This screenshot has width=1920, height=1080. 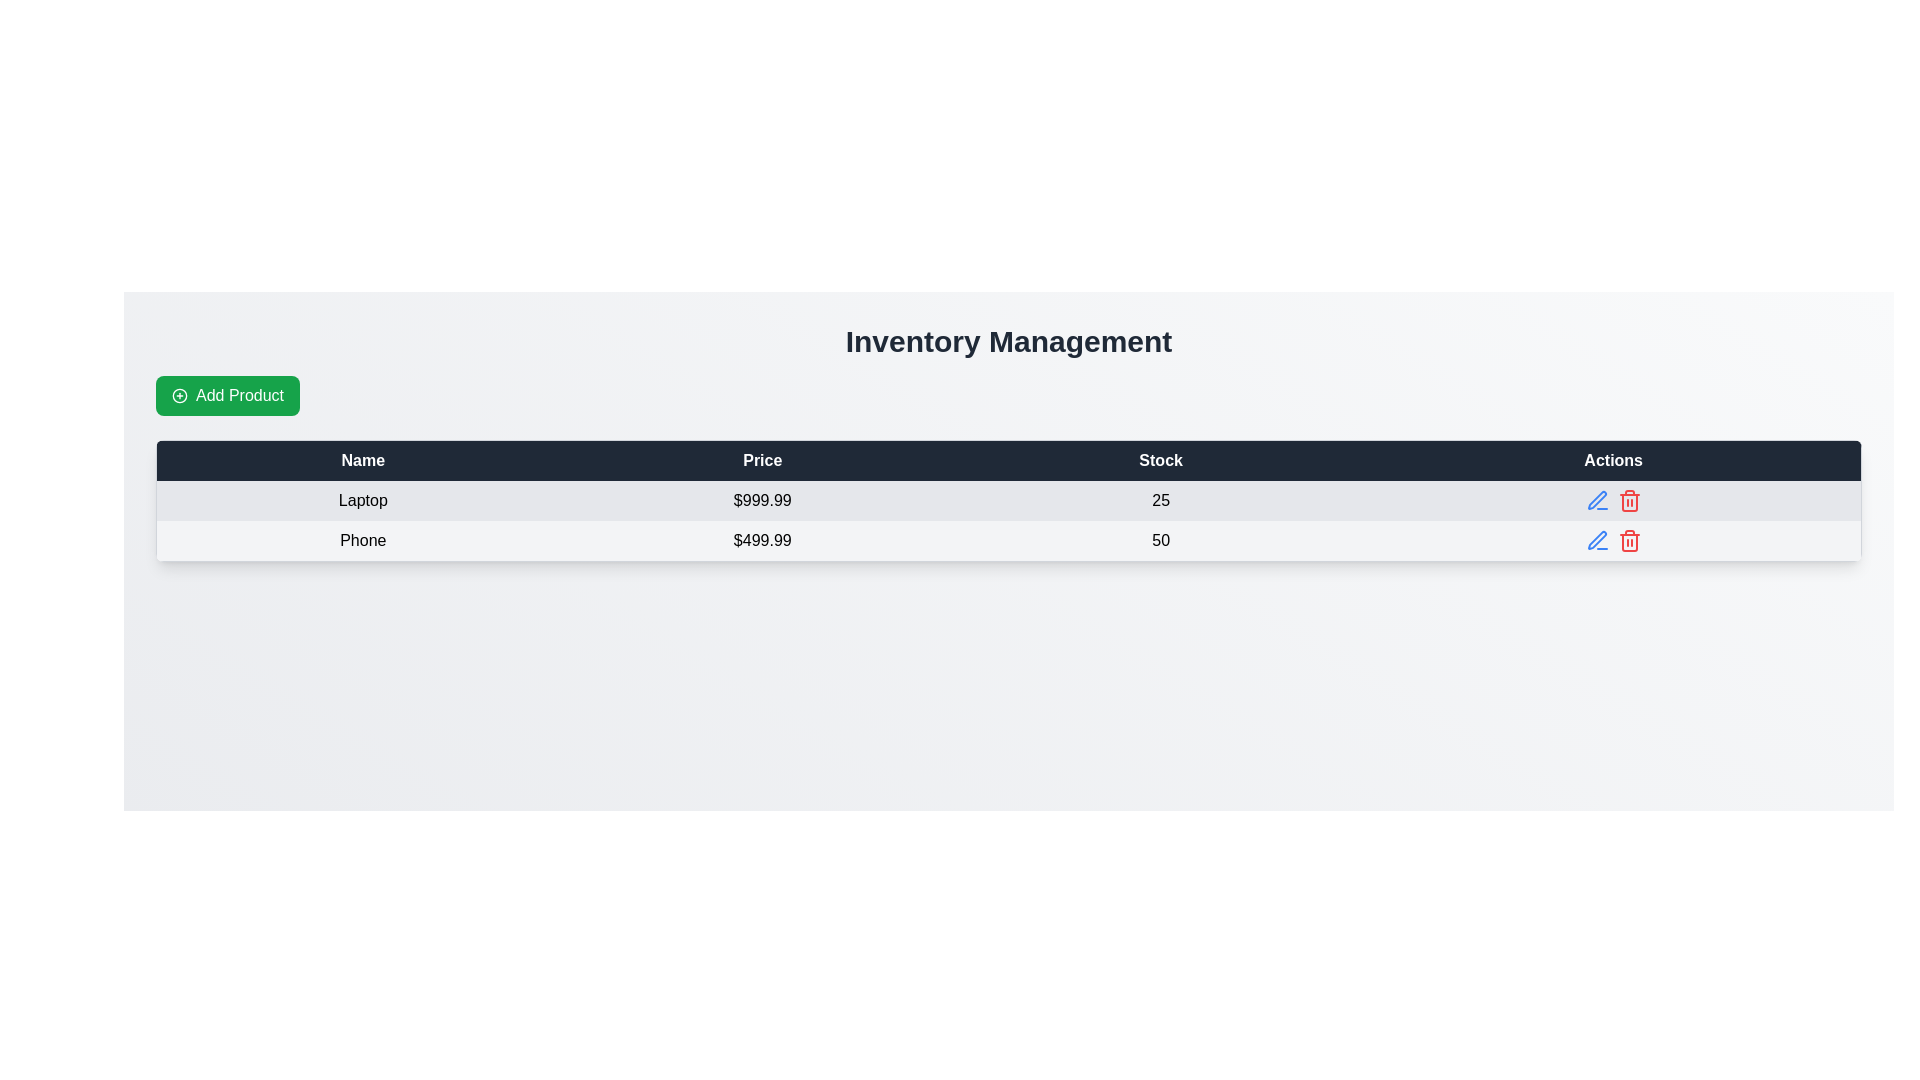 I want to click on the delete icon button located in the 'Actions' column of the last row of the table, so click(x=1629, y=540).